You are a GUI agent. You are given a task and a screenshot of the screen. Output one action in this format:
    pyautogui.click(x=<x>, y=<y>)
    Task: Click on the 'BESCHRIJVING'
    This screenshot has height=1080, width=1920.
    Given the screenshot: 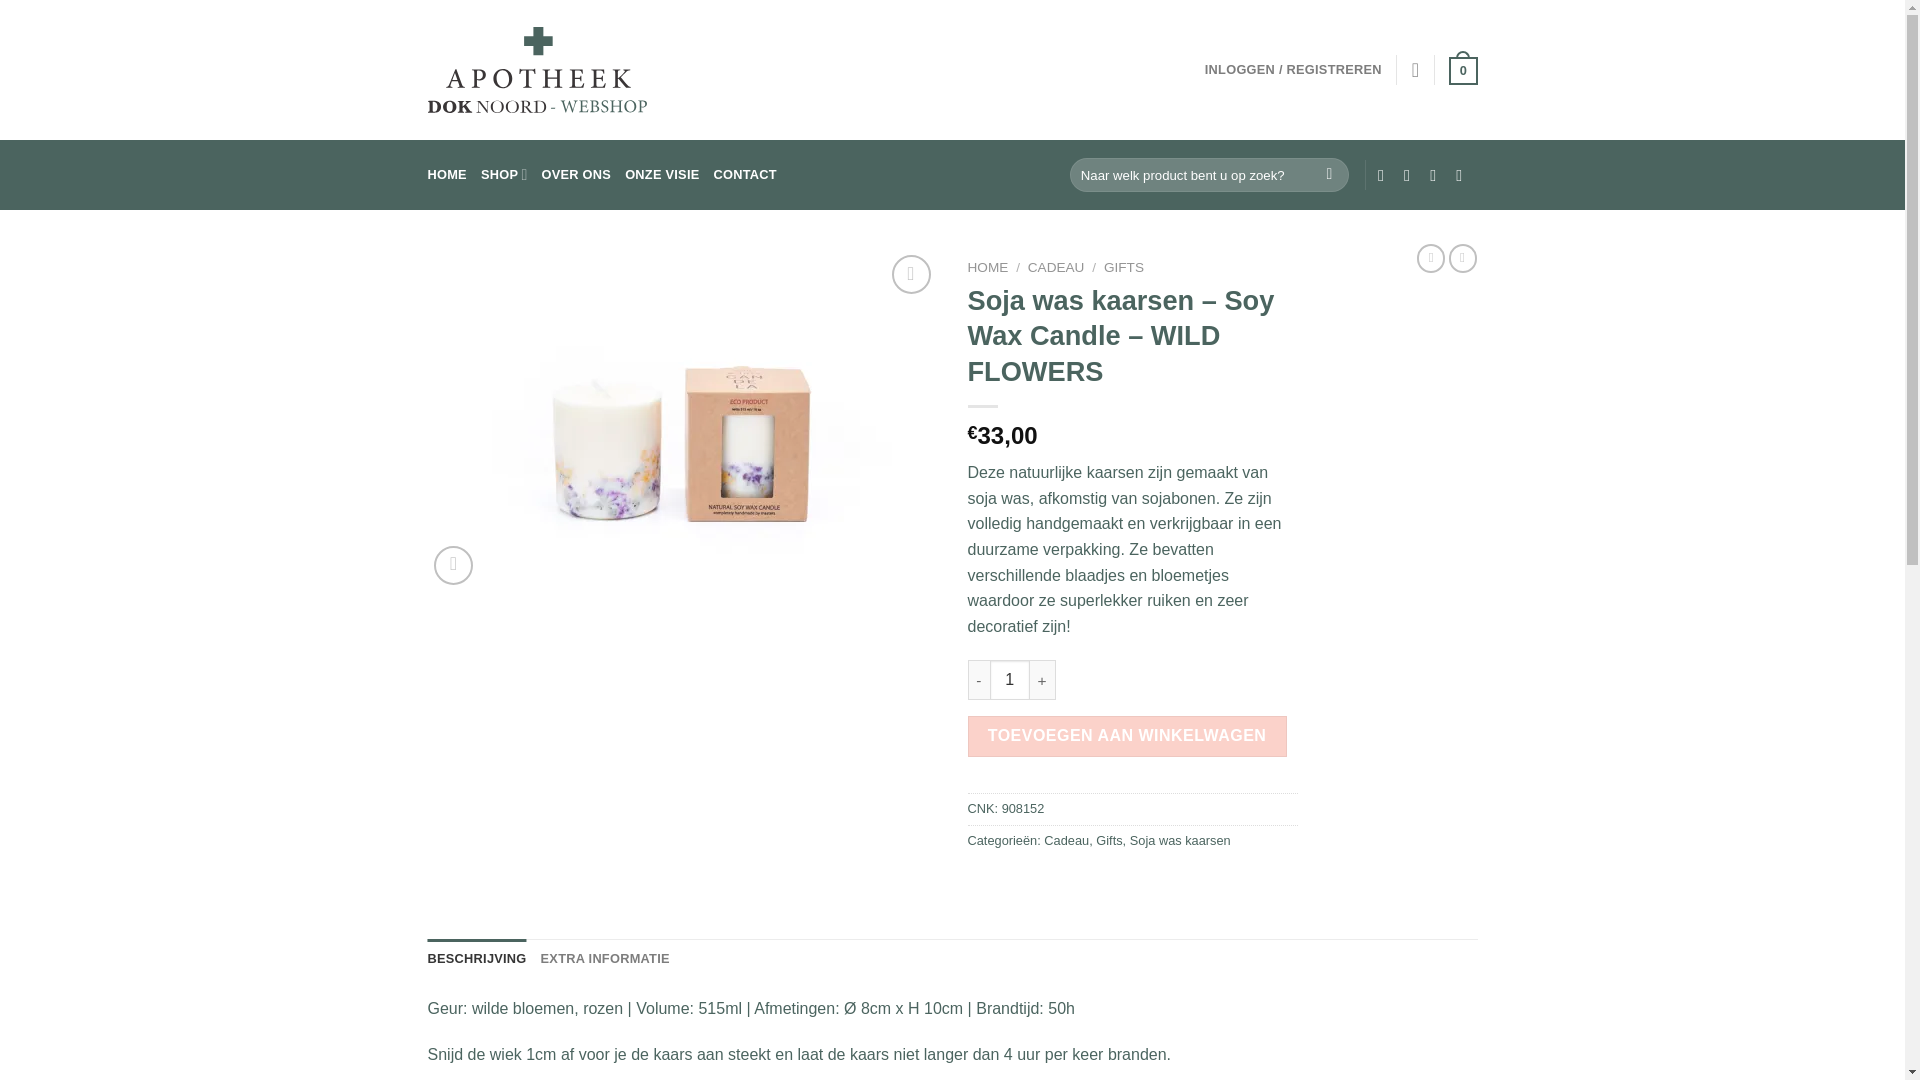 What is the action you would take?
    pyautogui.click(x=476, y=958)
    